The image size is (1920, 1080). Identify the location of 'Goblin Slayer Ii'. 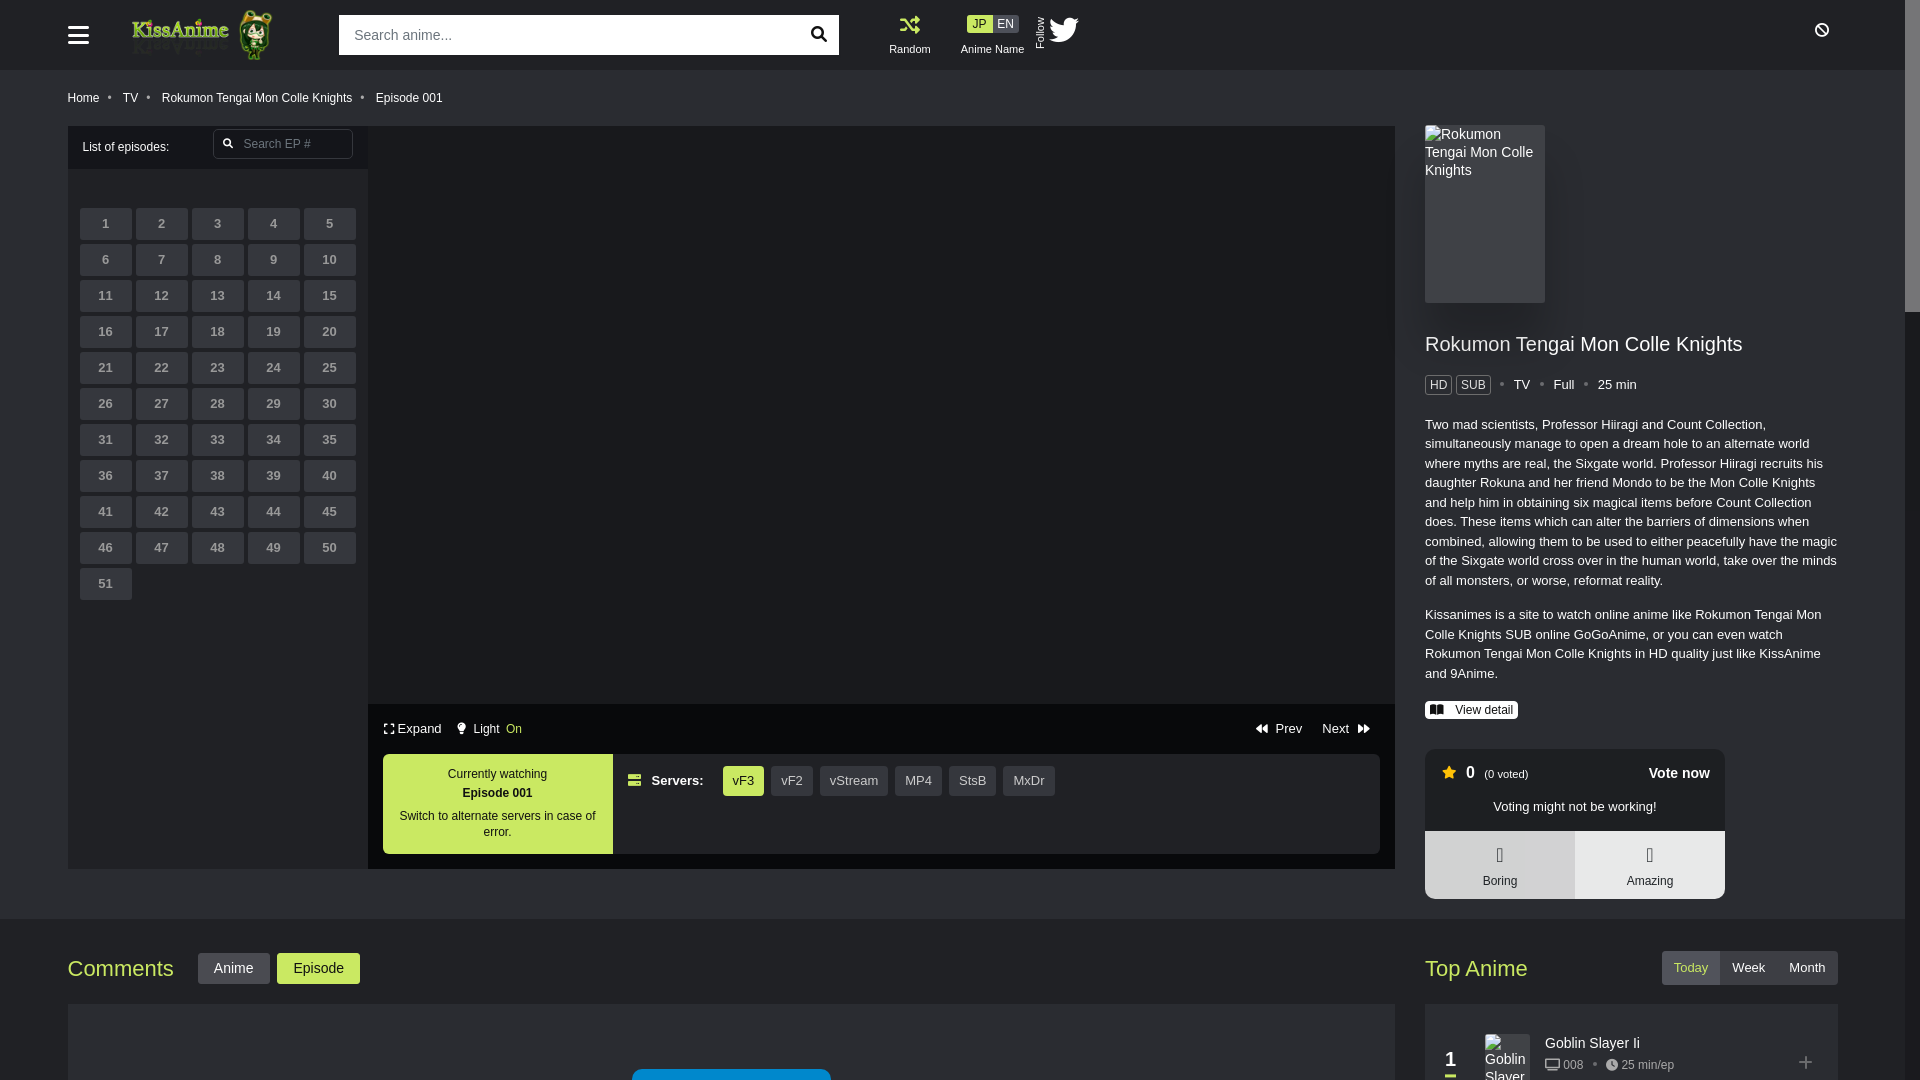
(1591, 1041).